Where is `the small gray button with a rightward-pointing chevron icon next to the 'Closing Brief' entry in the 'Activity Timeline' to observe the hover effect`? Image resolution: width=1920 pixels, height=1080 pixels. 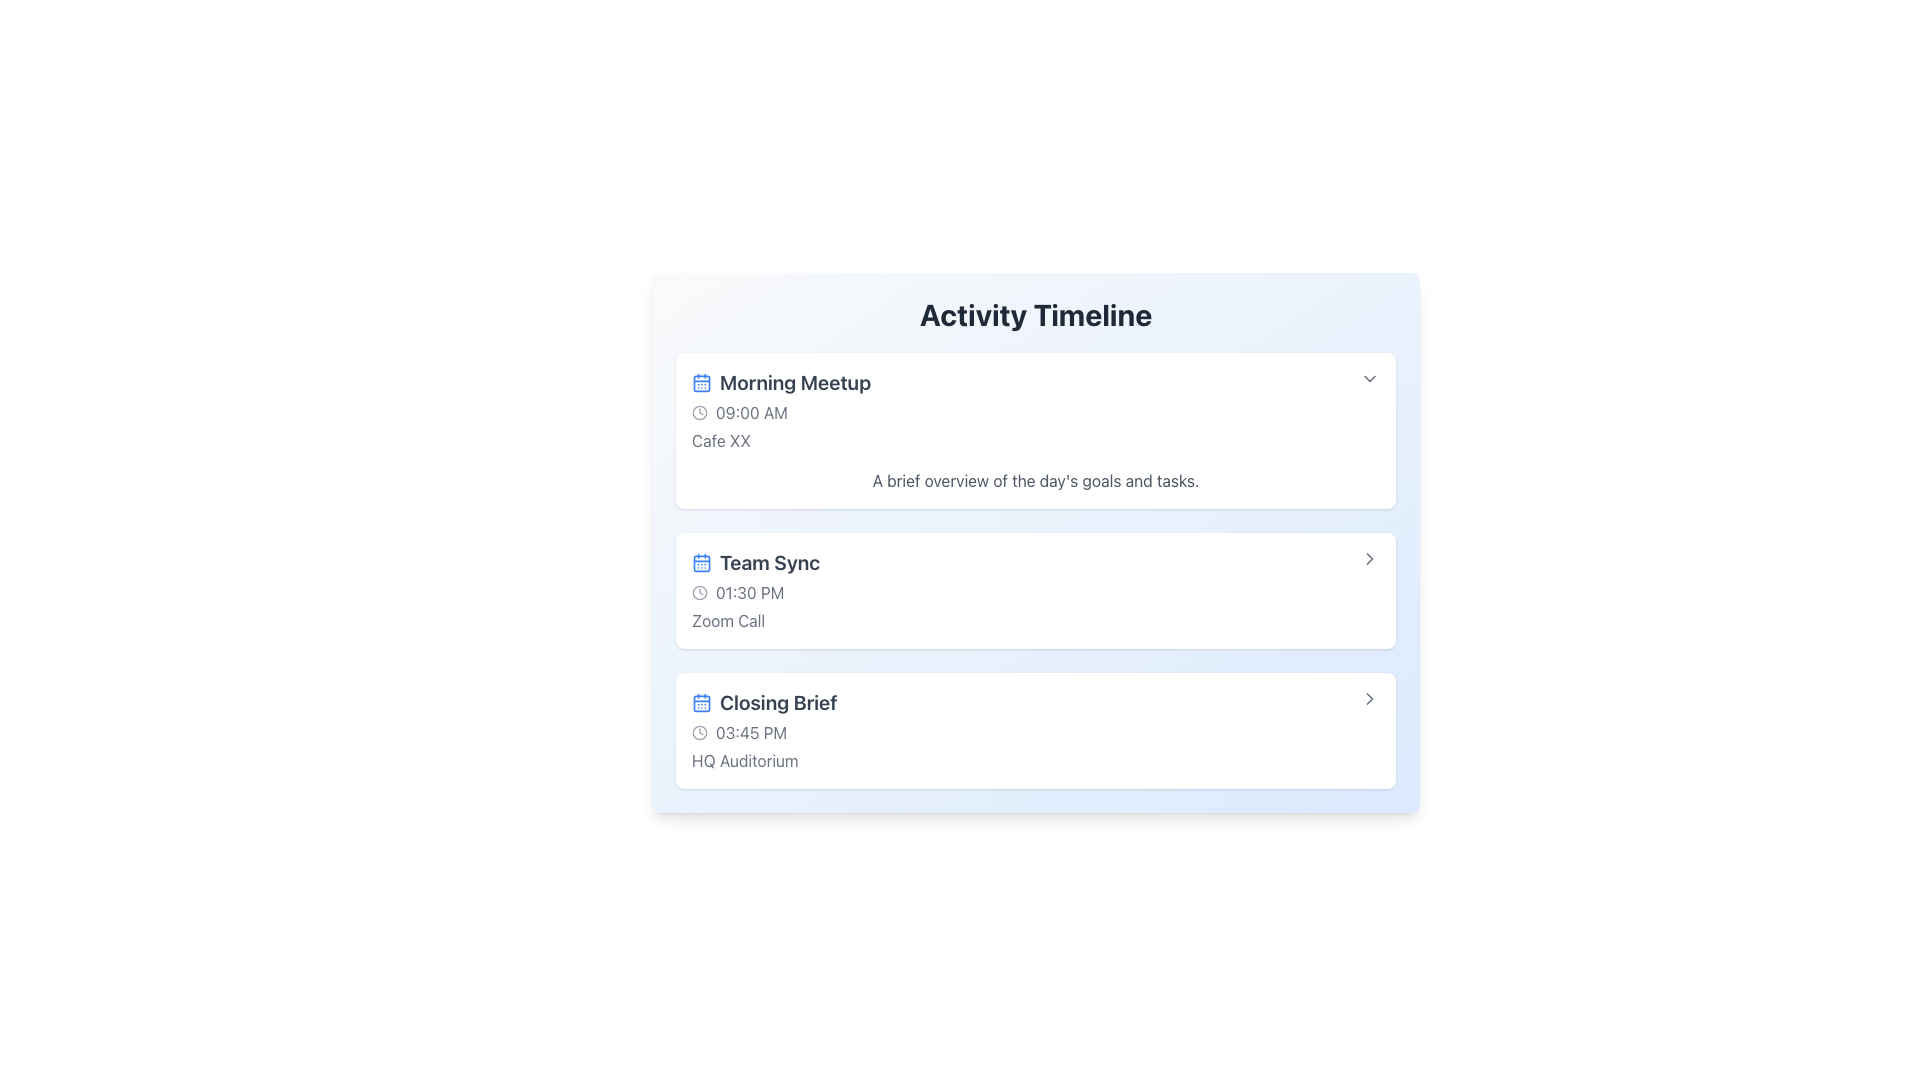 the small gray button with a rightward-pointing chevron icon next to the 'Closing Brief' entry in the 'Activity Timeline' to observe the hover effect is located at coordinates (1368, 697).